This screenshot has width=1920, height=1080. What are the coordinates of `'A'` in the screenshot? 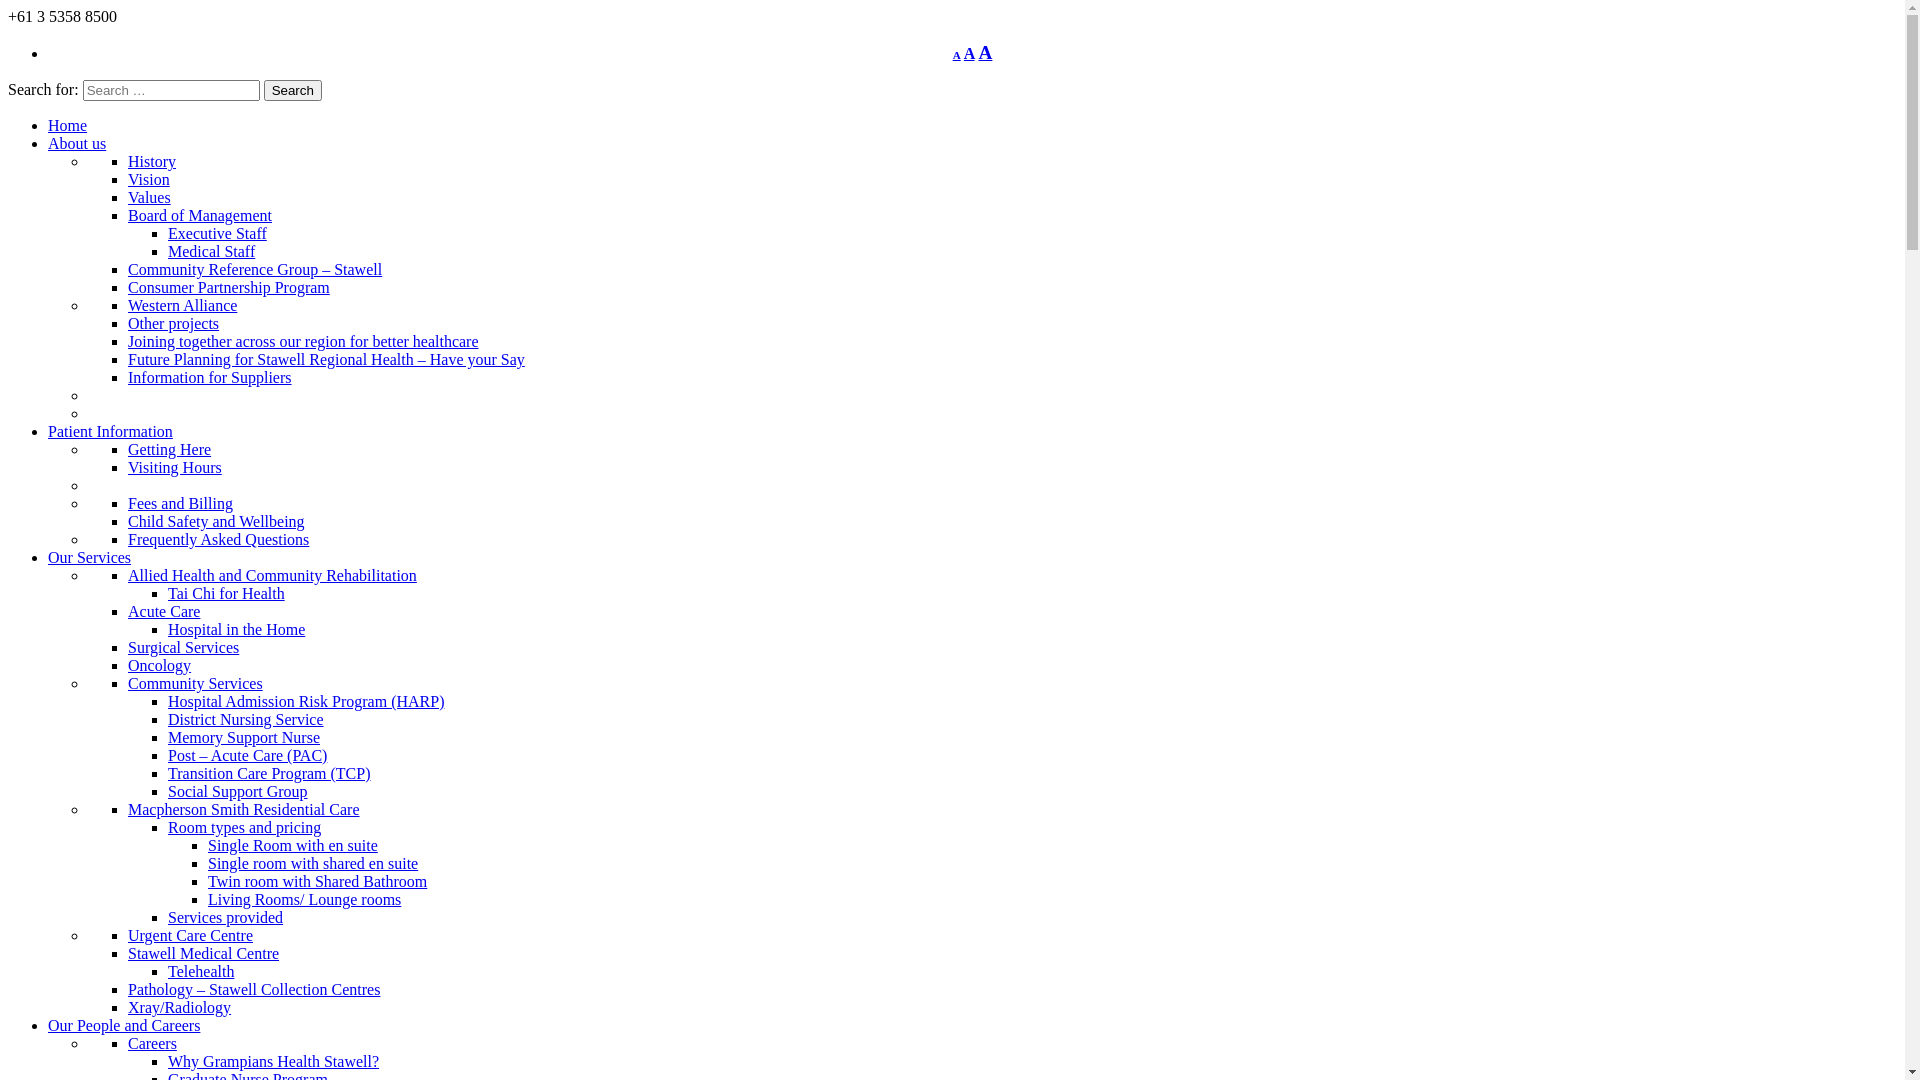 It's located at (979, 51).